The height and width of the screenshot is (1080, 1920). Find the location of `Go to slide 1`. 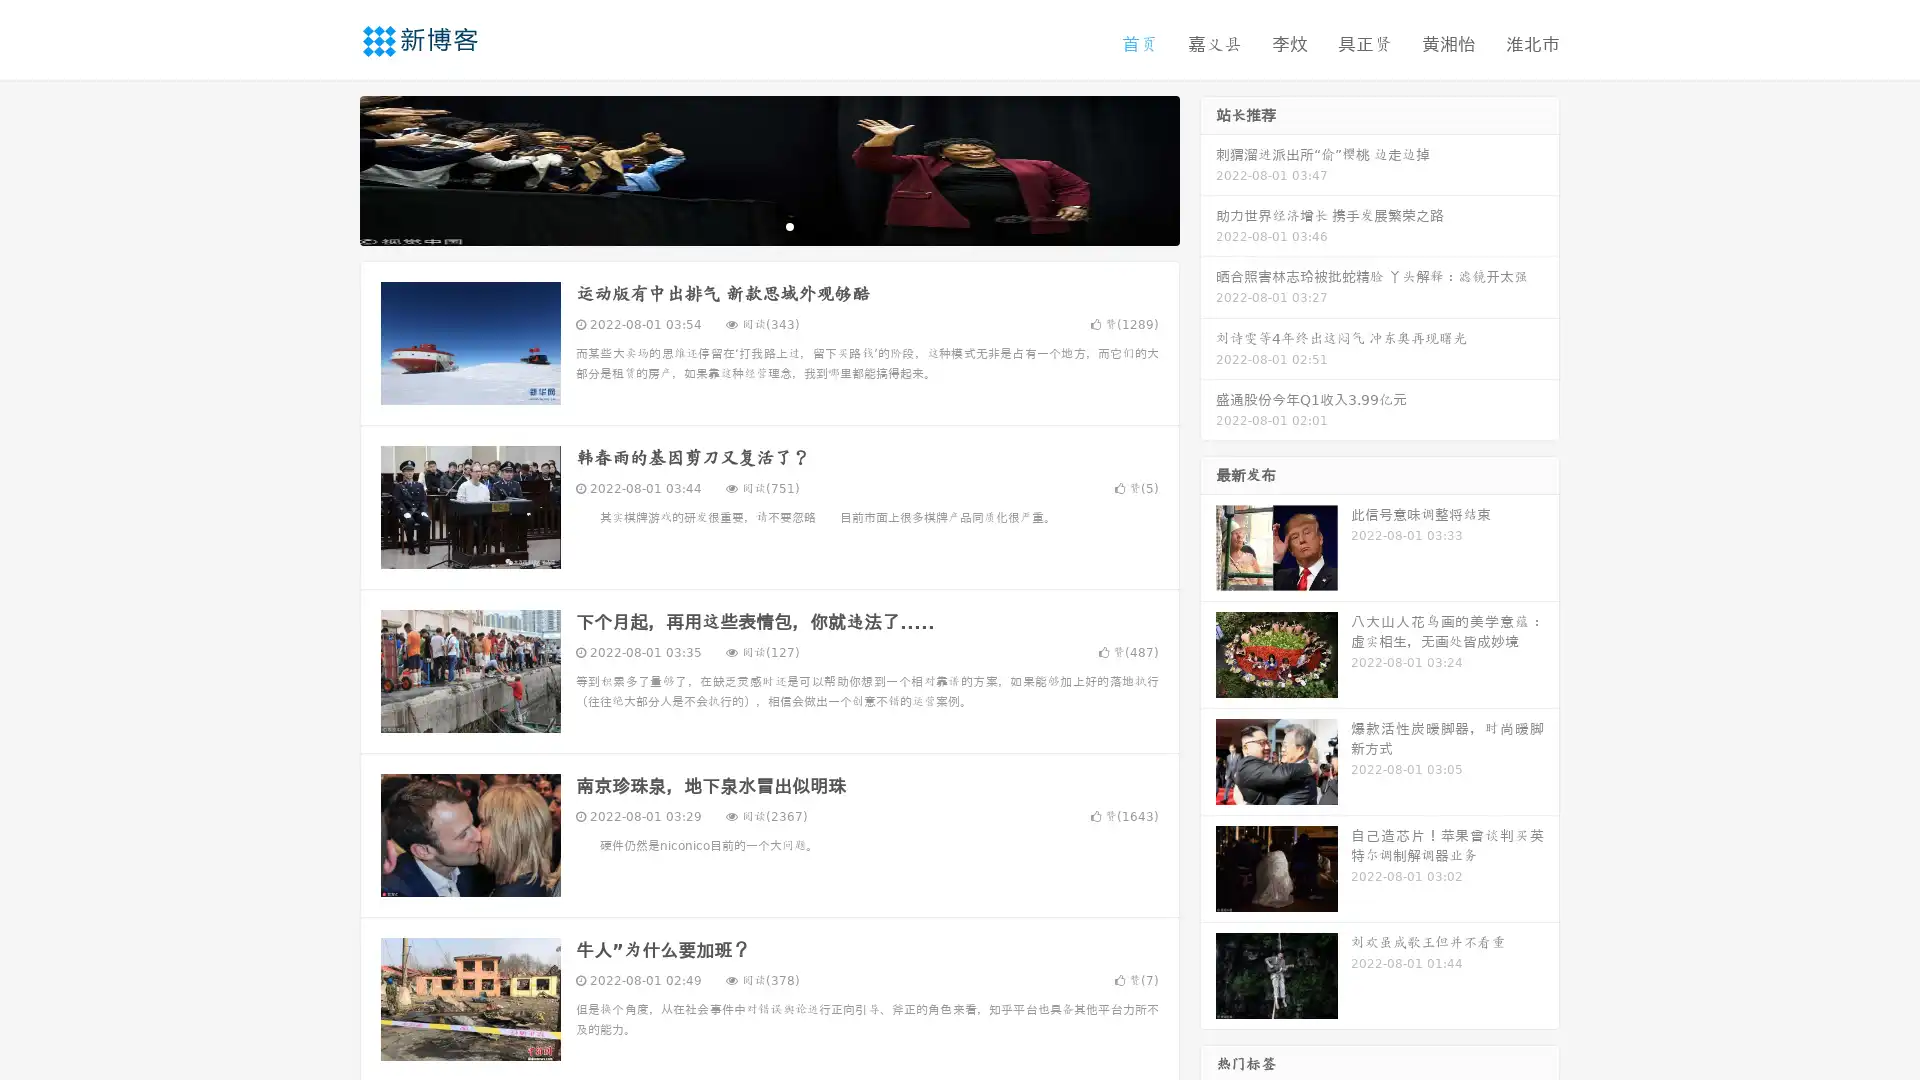

Go to slide 1 is located at coordinates (748, 225).